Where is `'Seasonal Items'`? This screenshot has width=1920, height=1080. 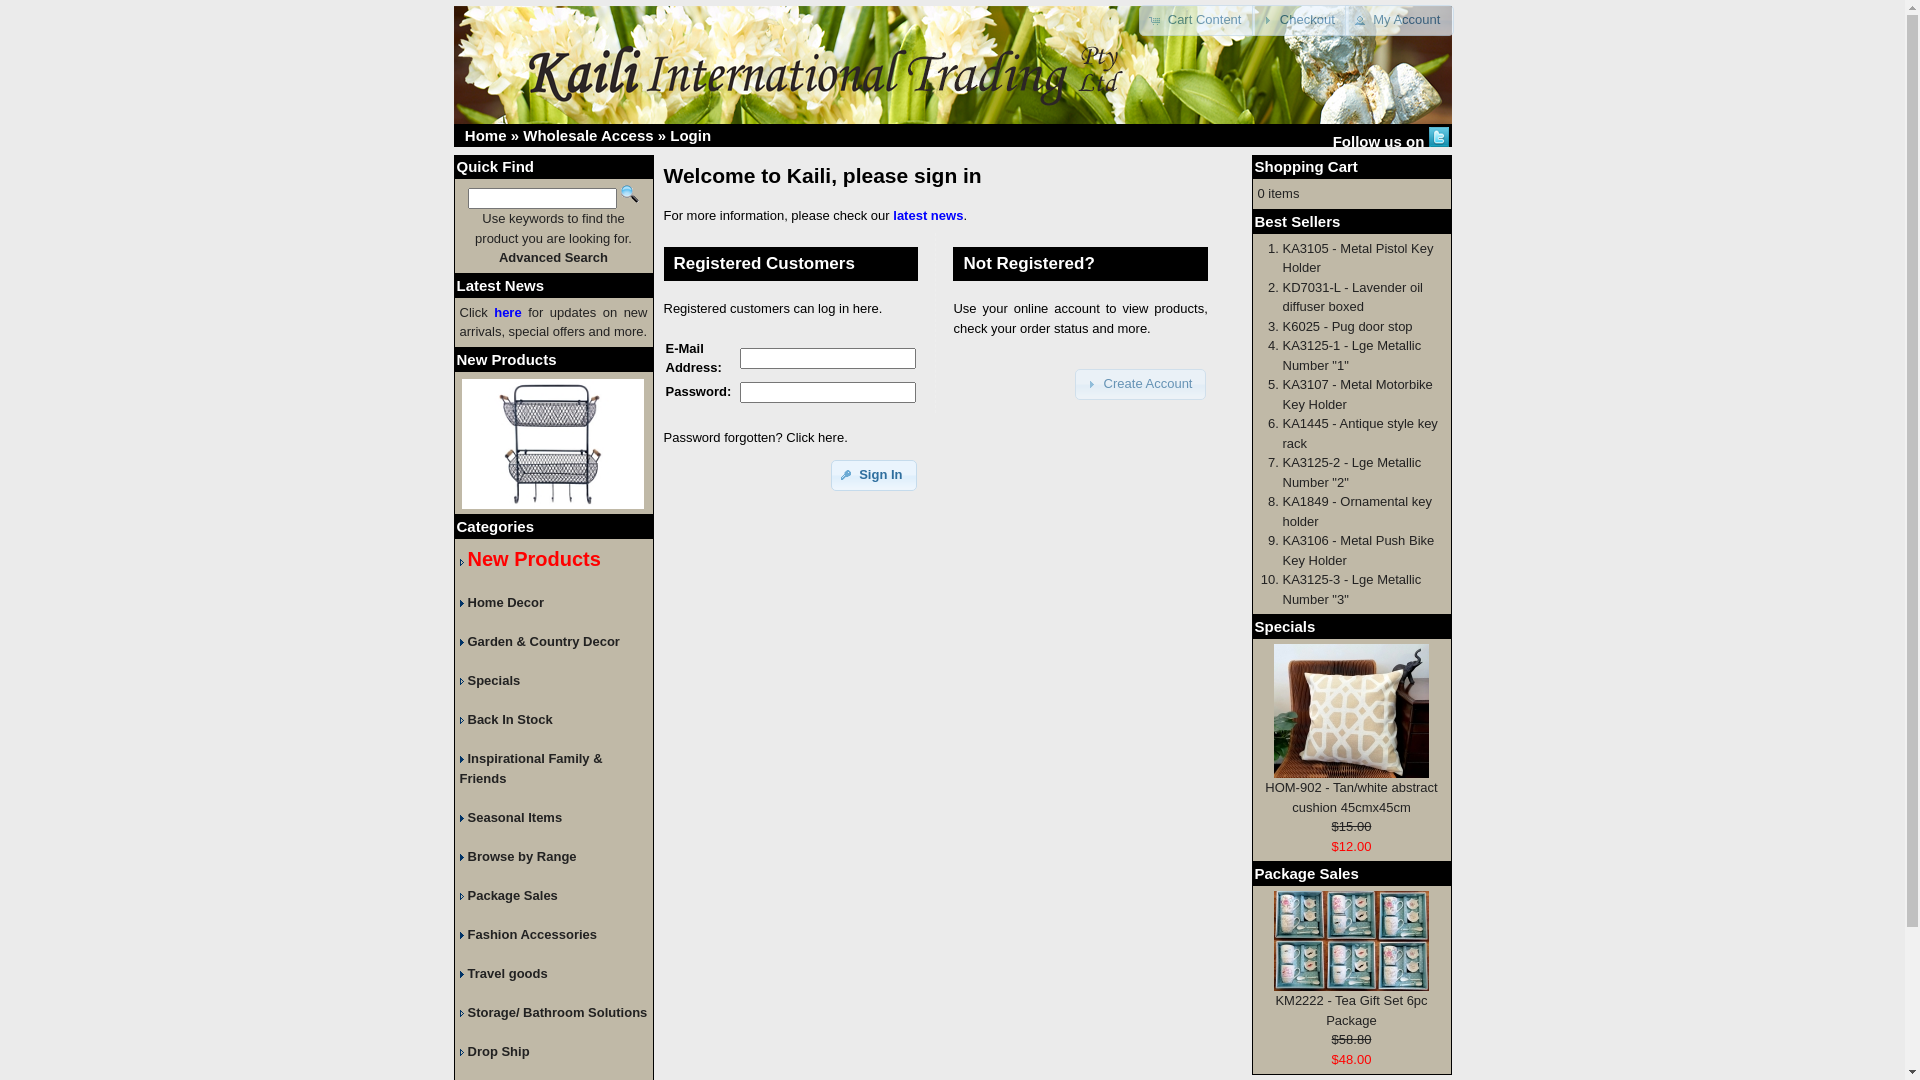
'Seasonal Items' is located at coordinates (511, 817).